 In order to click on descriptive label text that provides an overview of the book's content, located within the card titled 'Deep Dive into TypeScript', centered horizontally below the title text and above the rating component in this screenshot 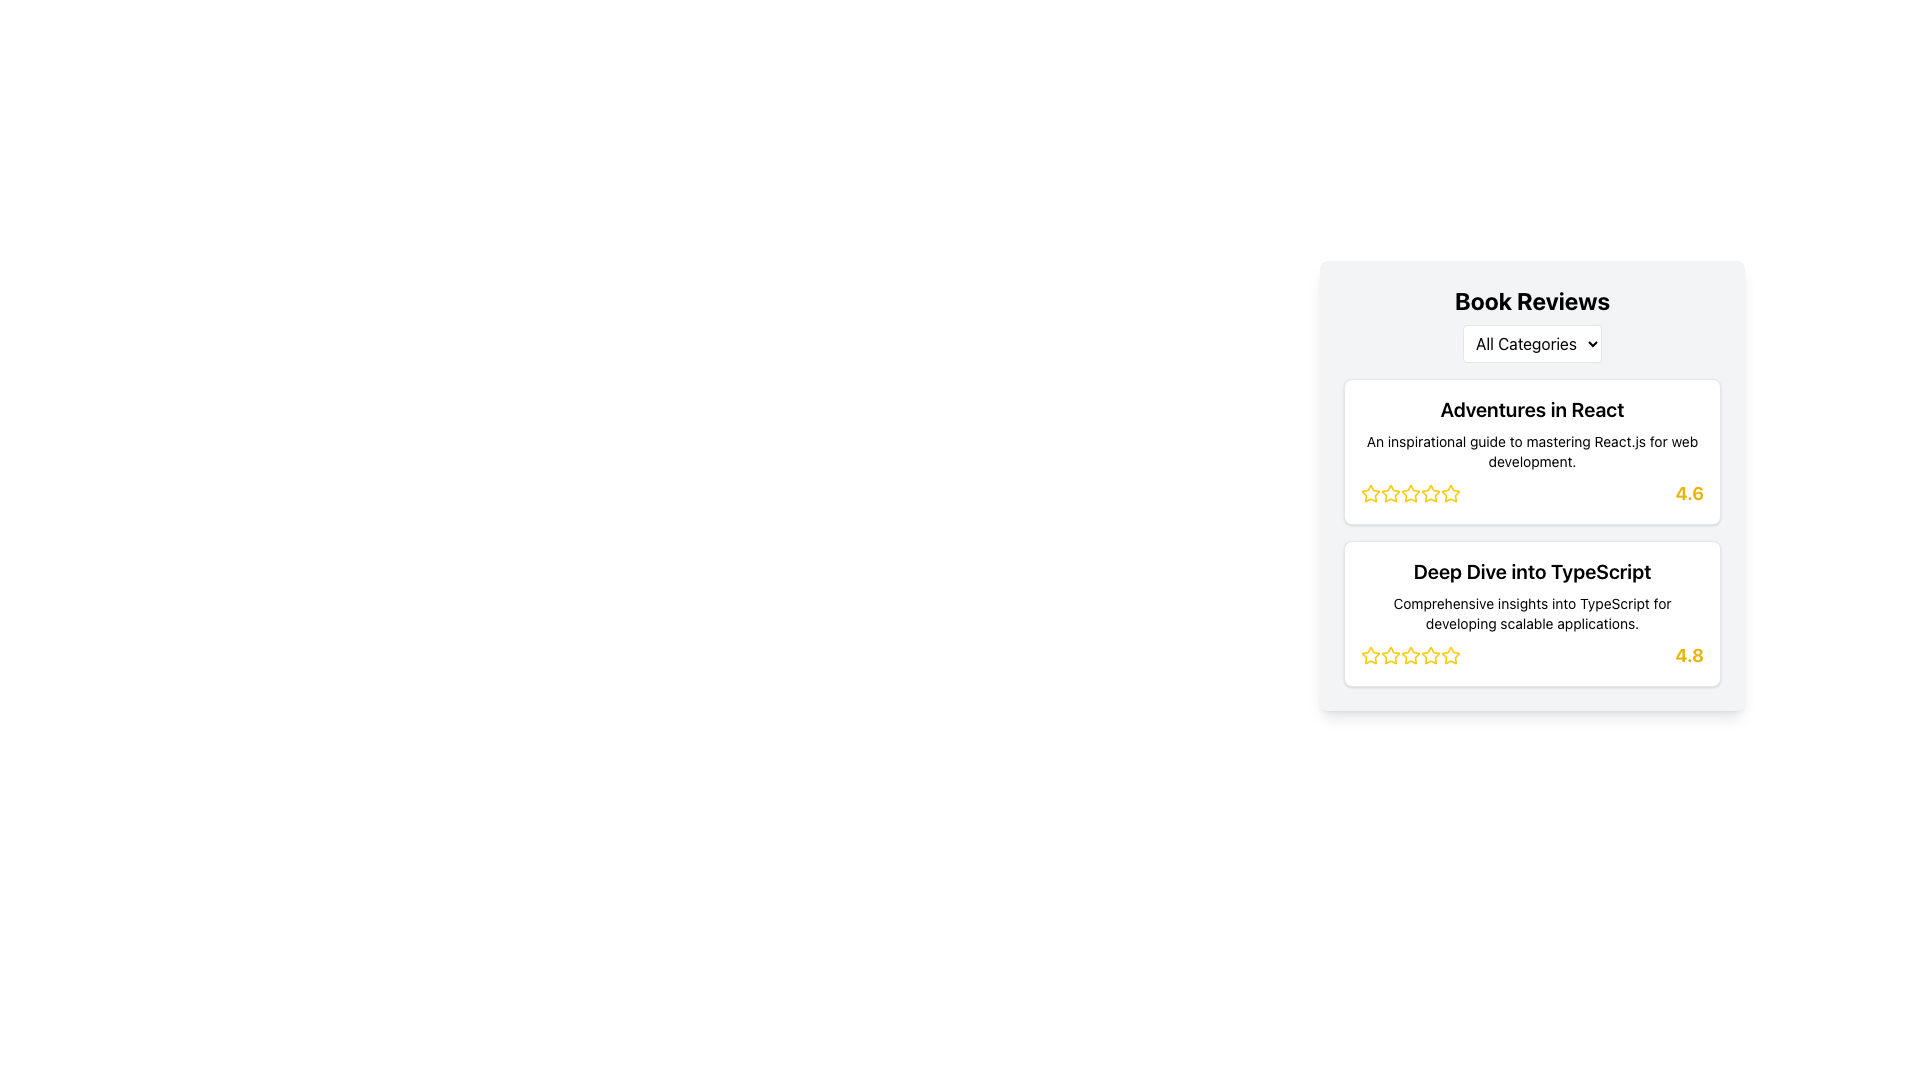, I will do `click(1531, 612)`.